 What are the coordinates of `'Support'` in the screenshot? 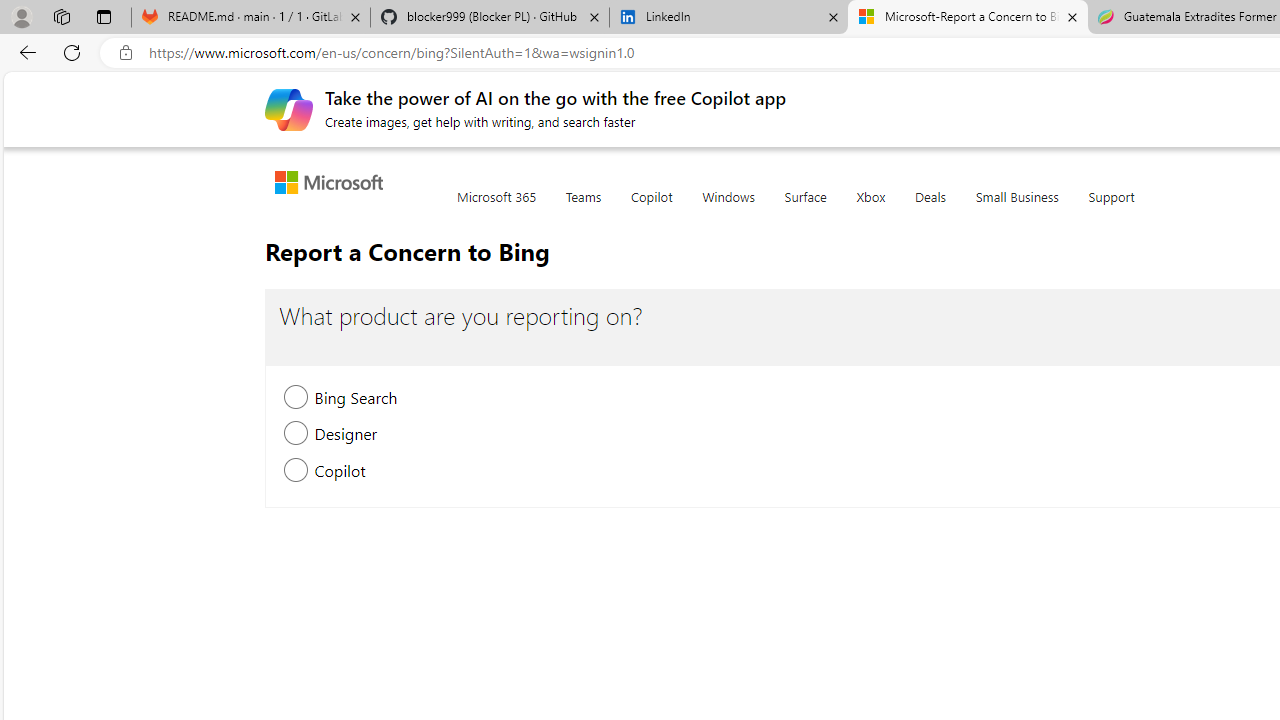 It's located at (1110, 209).